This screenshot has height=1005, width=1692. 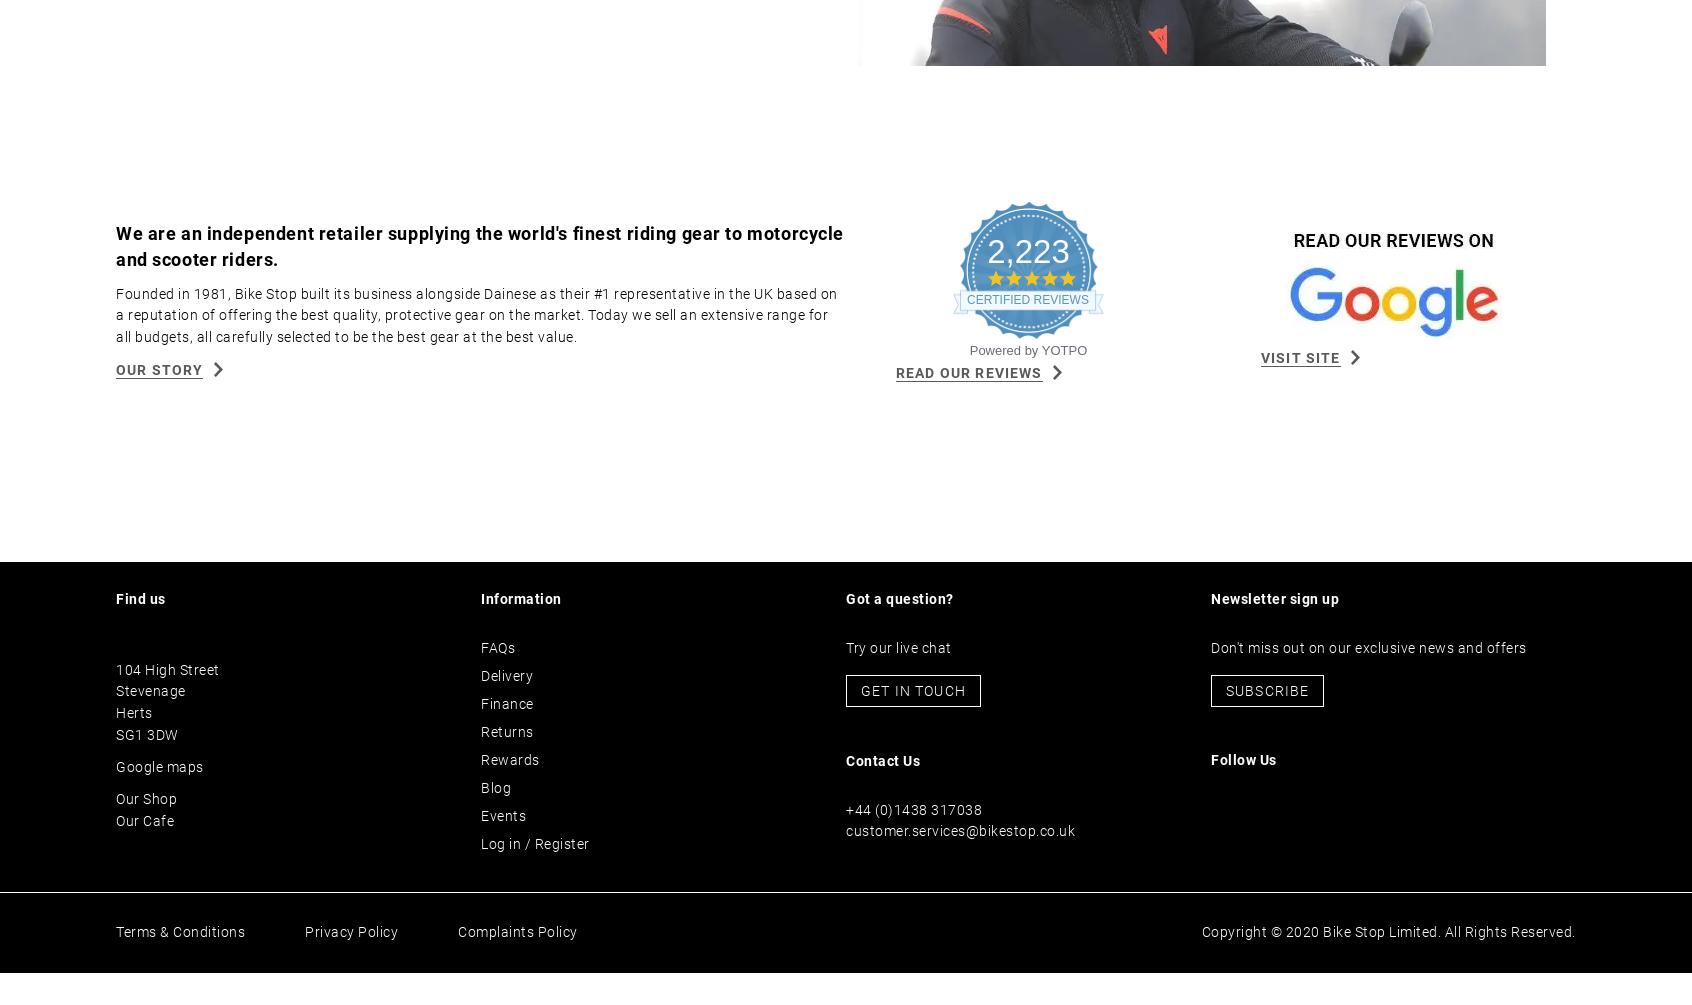 What do you see at coordinates (860, 724) in the screenshot?
I see `'Get in touch'` at bounding box center [860, 724].